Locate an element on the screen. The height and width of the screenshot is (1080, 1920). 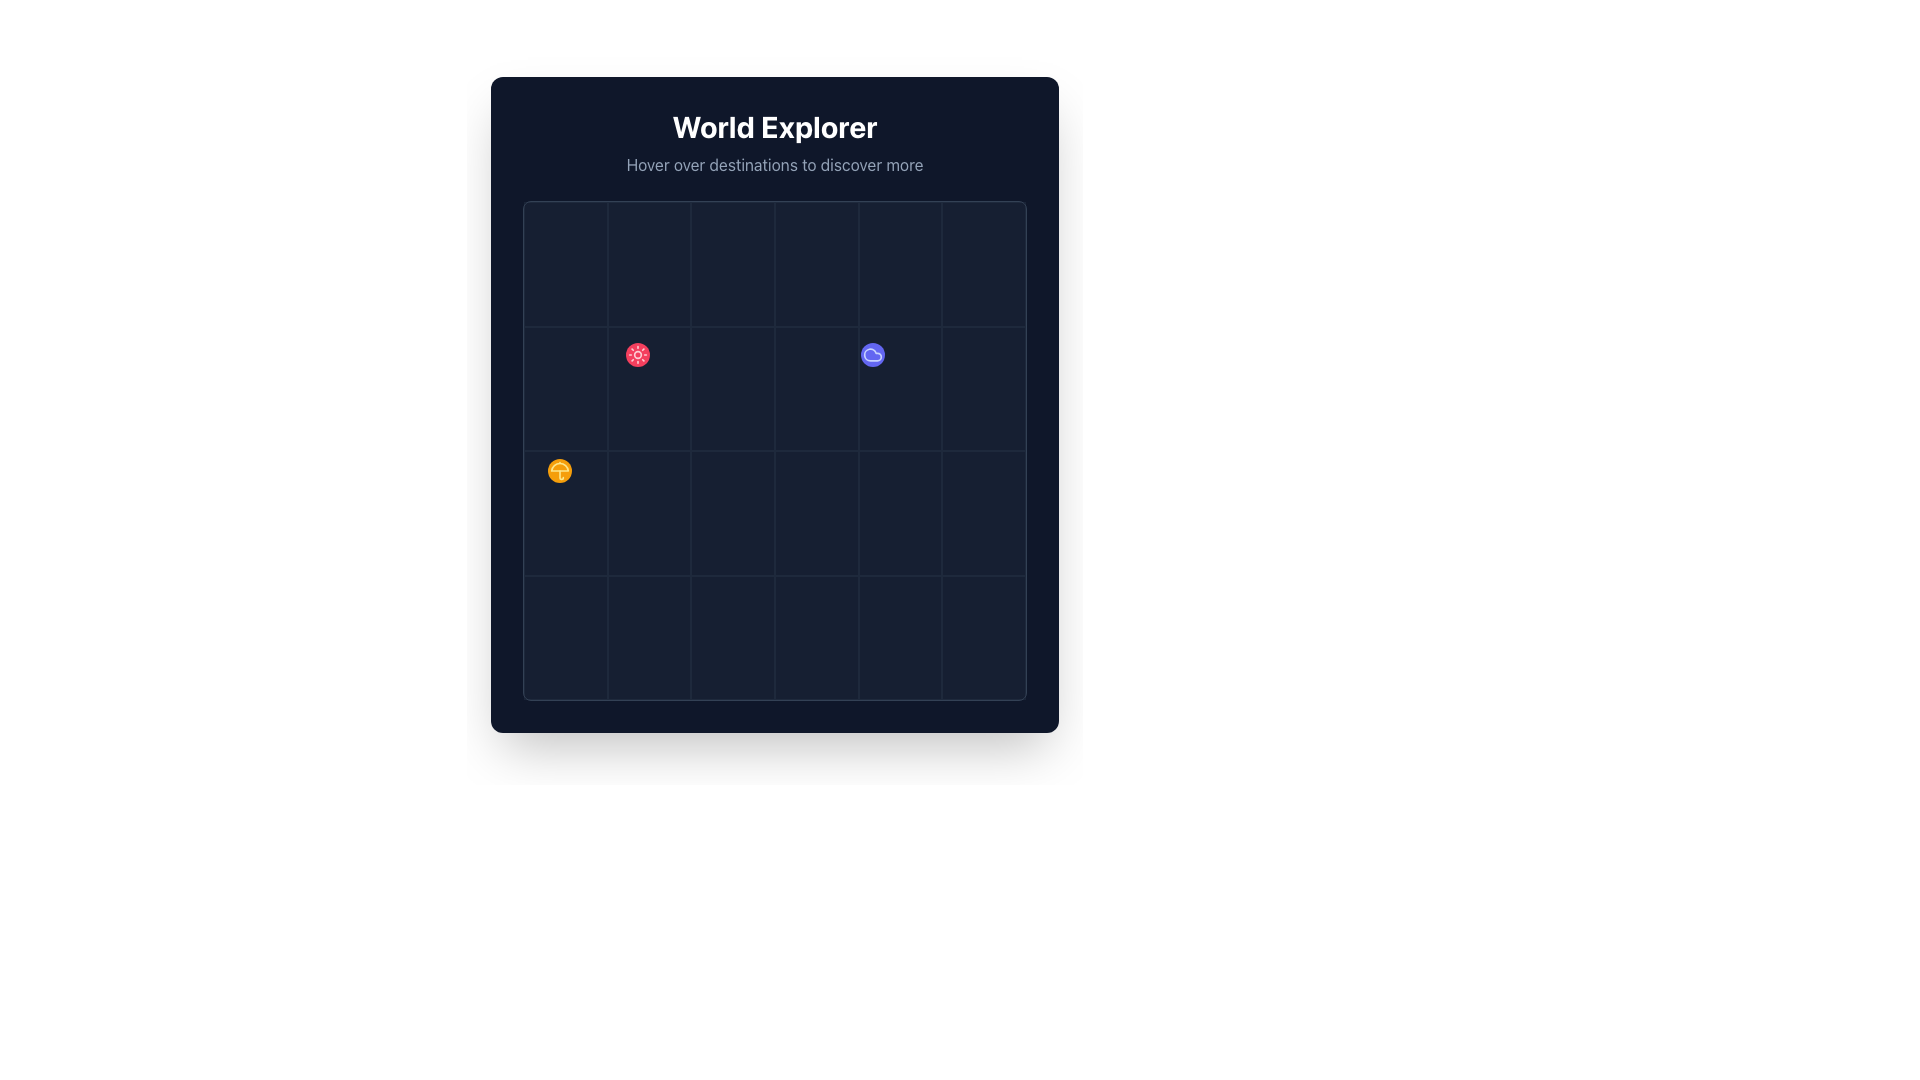
the interactive icon located is located at coordinates (560, 470).